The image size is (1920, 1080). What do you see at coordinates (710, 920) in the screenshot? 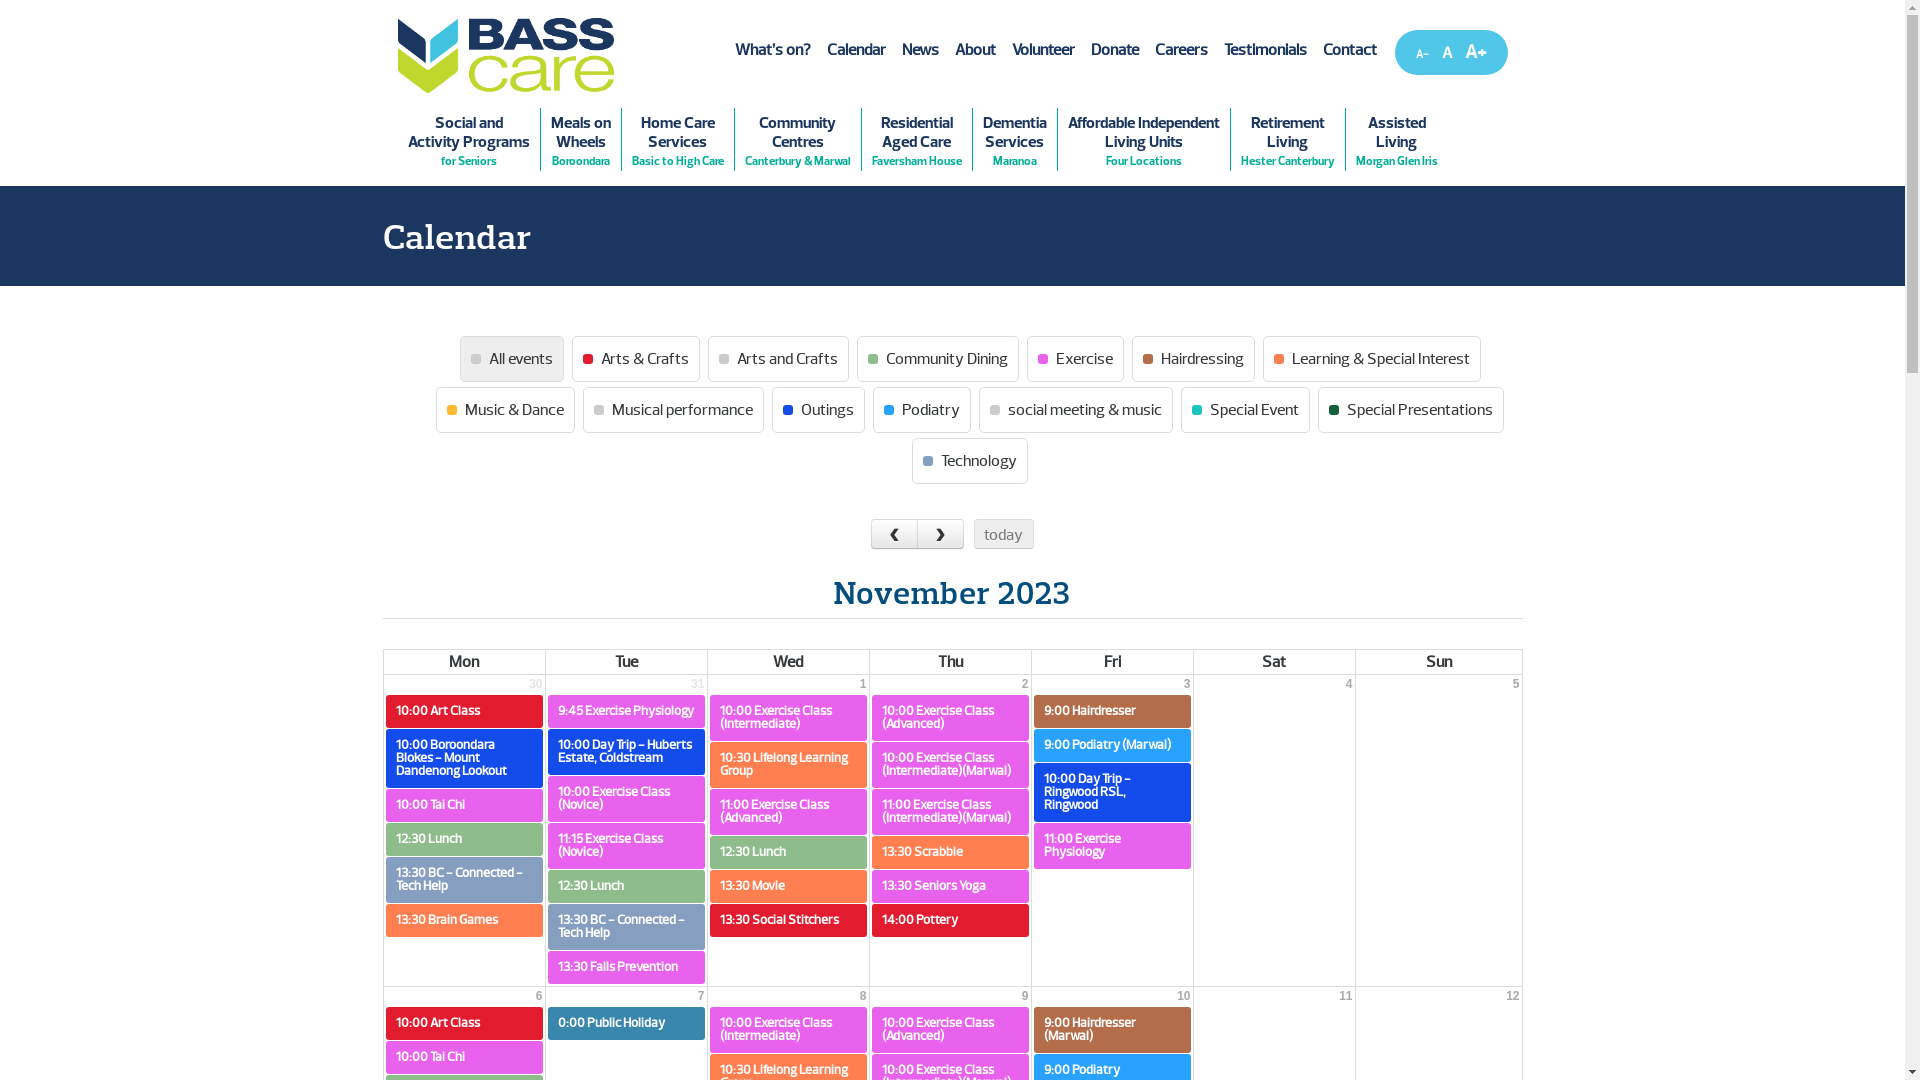
I see `'13:30 Social Stitchers` at bounding box center [710, 920].